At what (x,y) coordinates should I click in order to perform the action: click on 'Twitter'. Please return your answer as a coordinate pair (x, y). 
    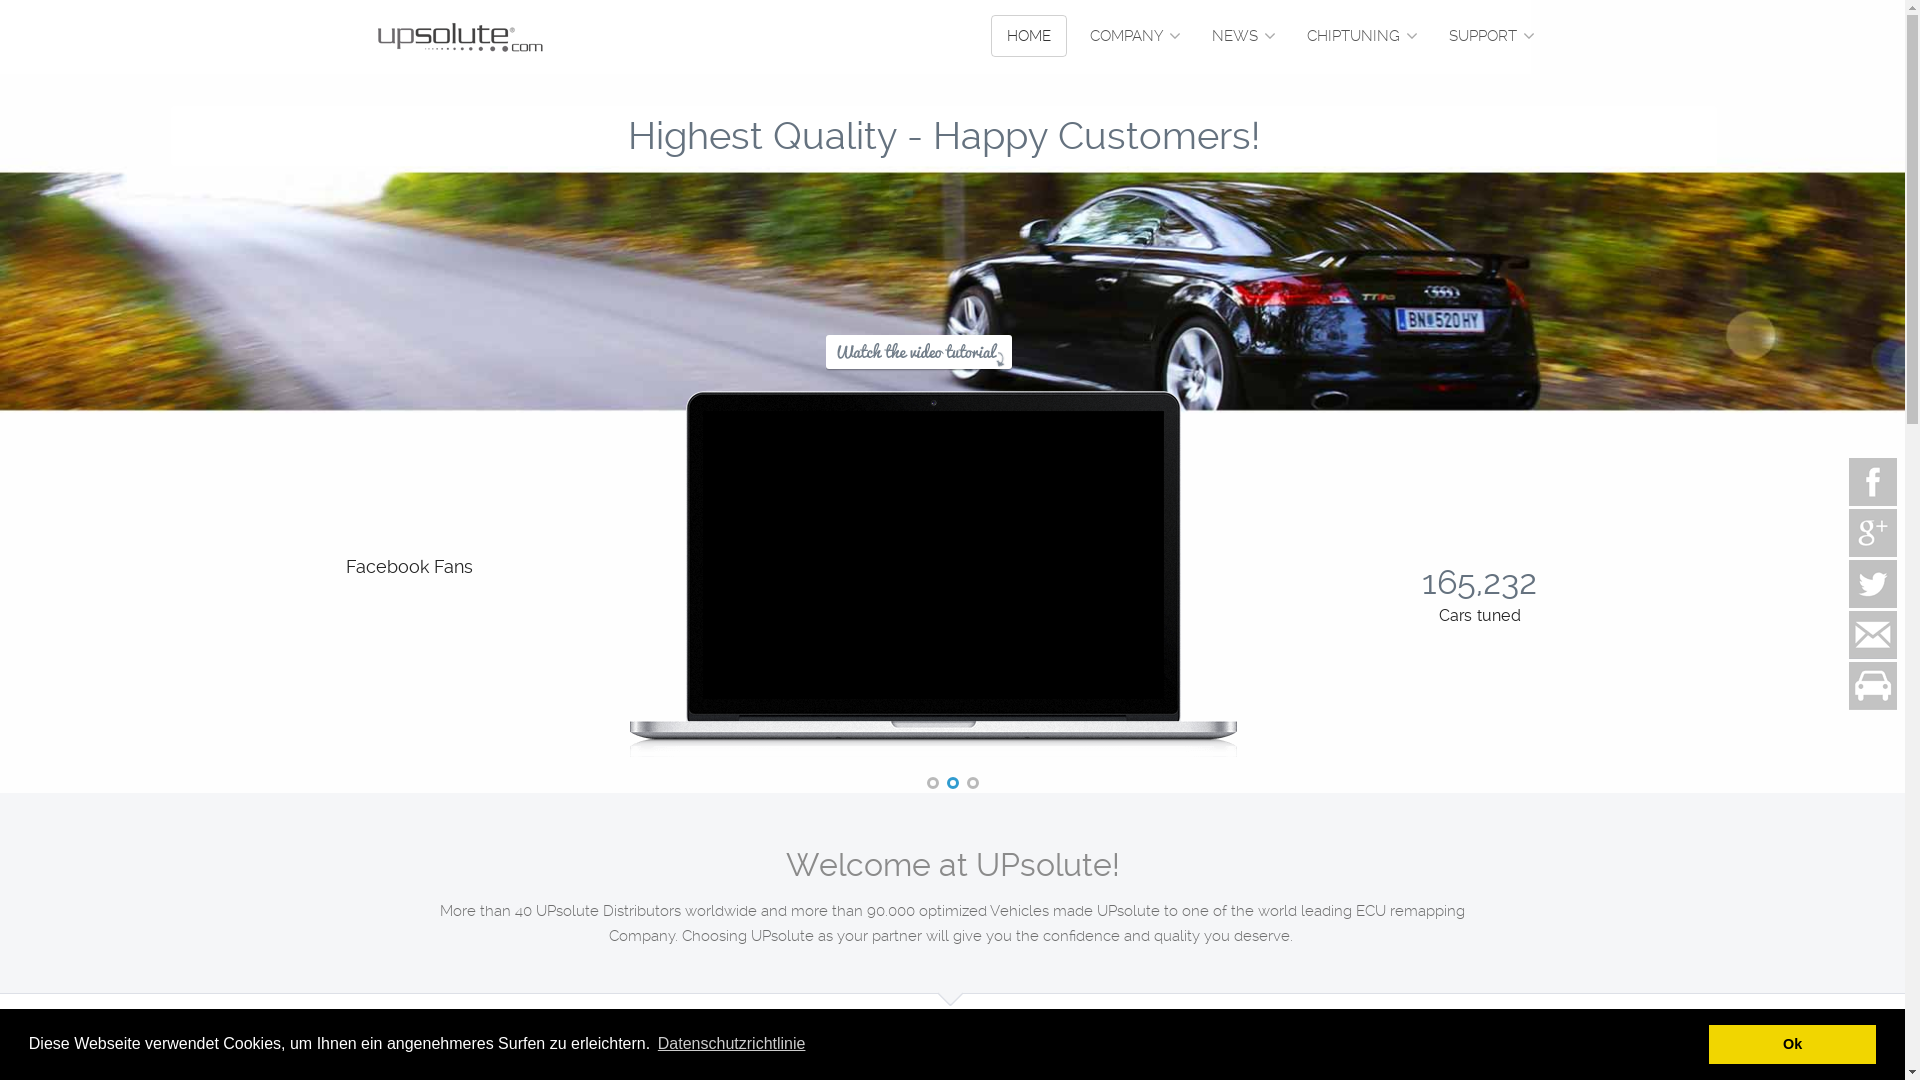
    Looking at the image, I should click on (1871, 583).